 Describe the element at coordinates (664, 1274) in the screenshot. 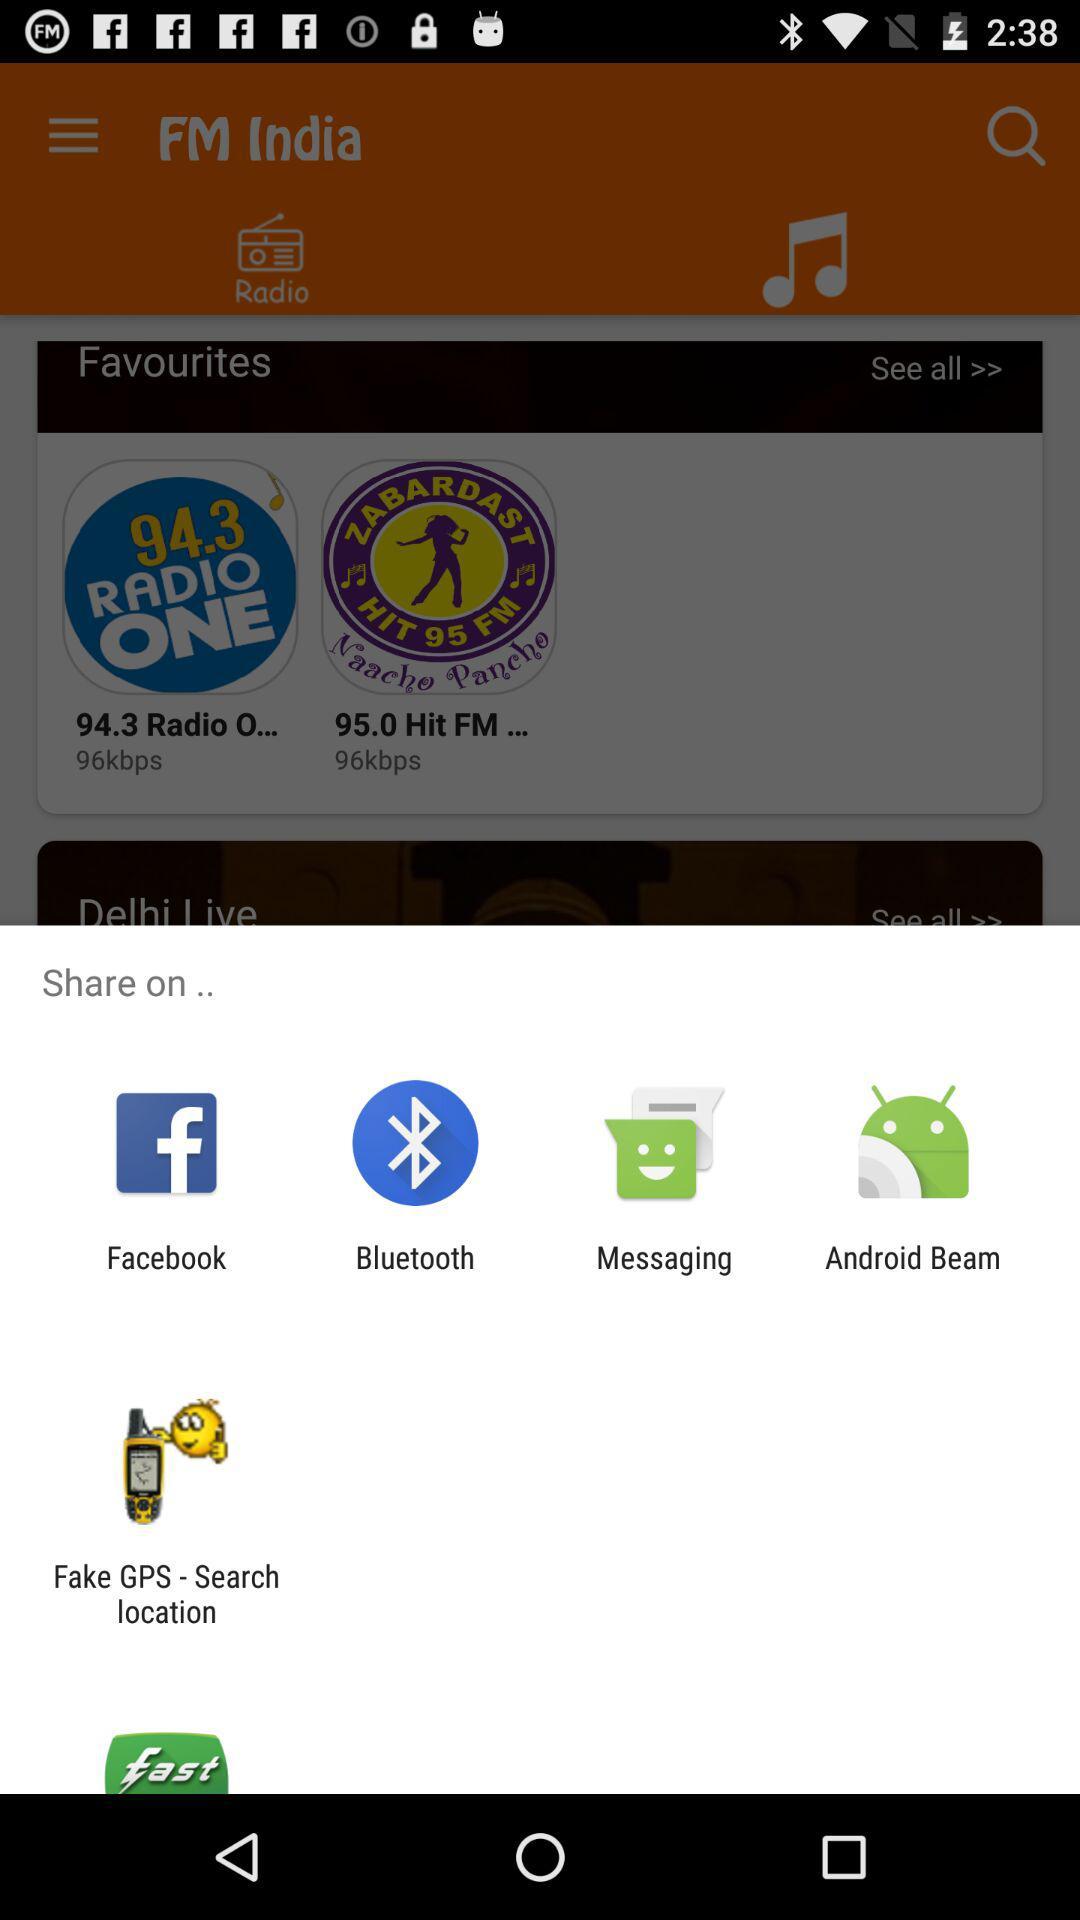

I see `app next to the android beam item` at that location.